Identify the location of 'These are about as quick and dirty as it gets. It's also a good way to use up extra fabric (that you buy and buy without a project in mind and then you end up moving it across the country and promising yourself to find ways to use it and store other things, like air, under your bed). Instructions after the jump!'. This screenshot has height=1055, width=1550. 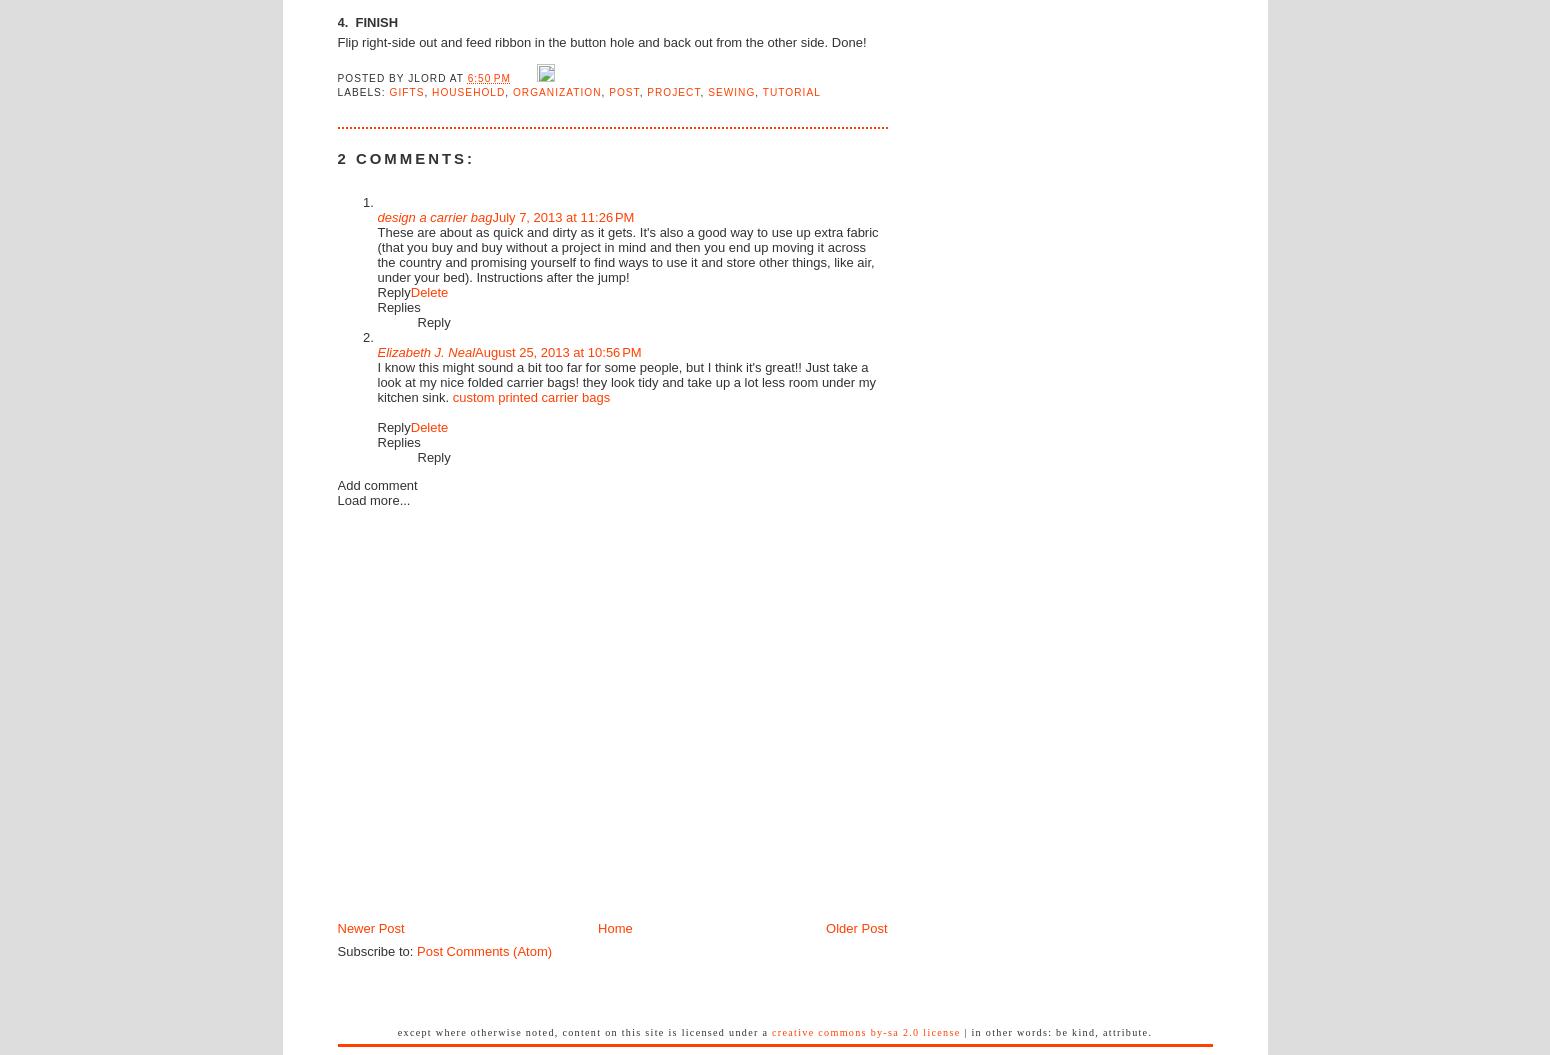
(626, 254).